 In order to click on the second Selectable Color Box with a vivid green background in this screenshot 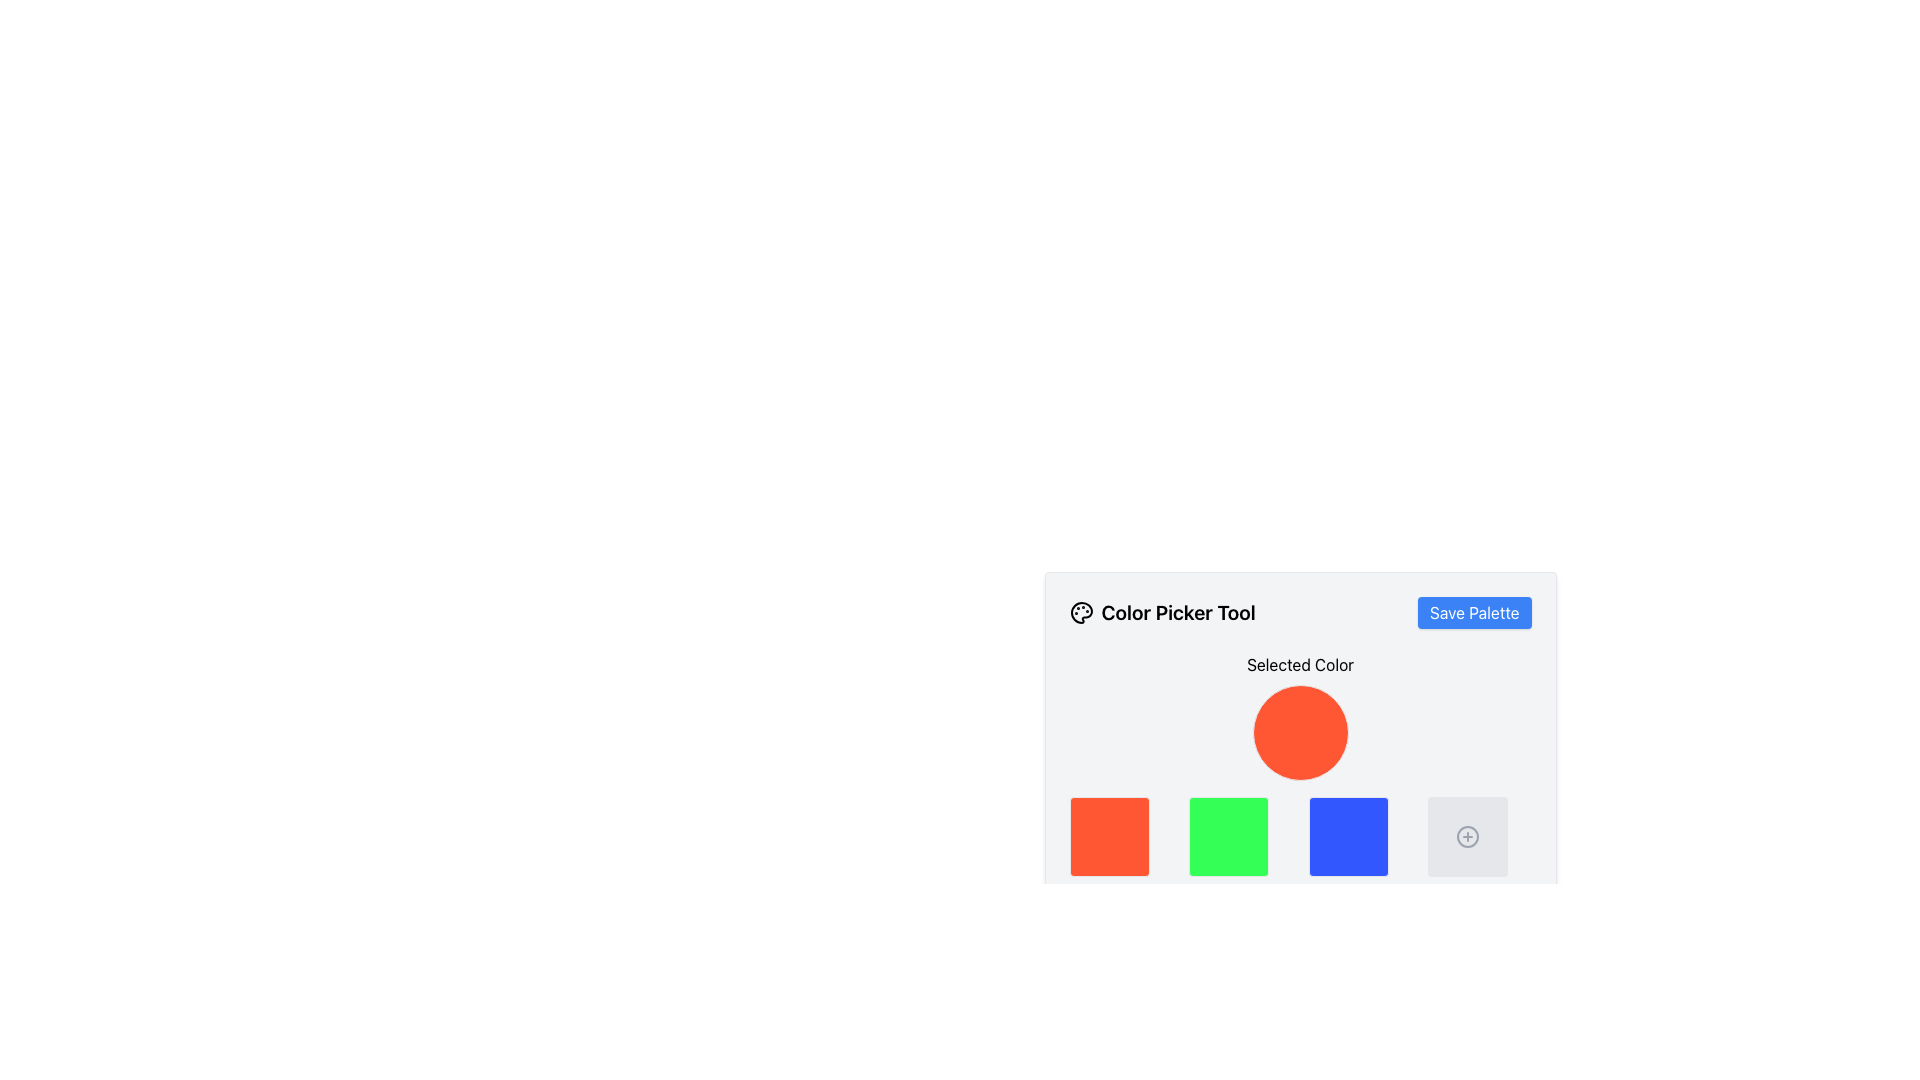, I will do `click(1227, 837)`.